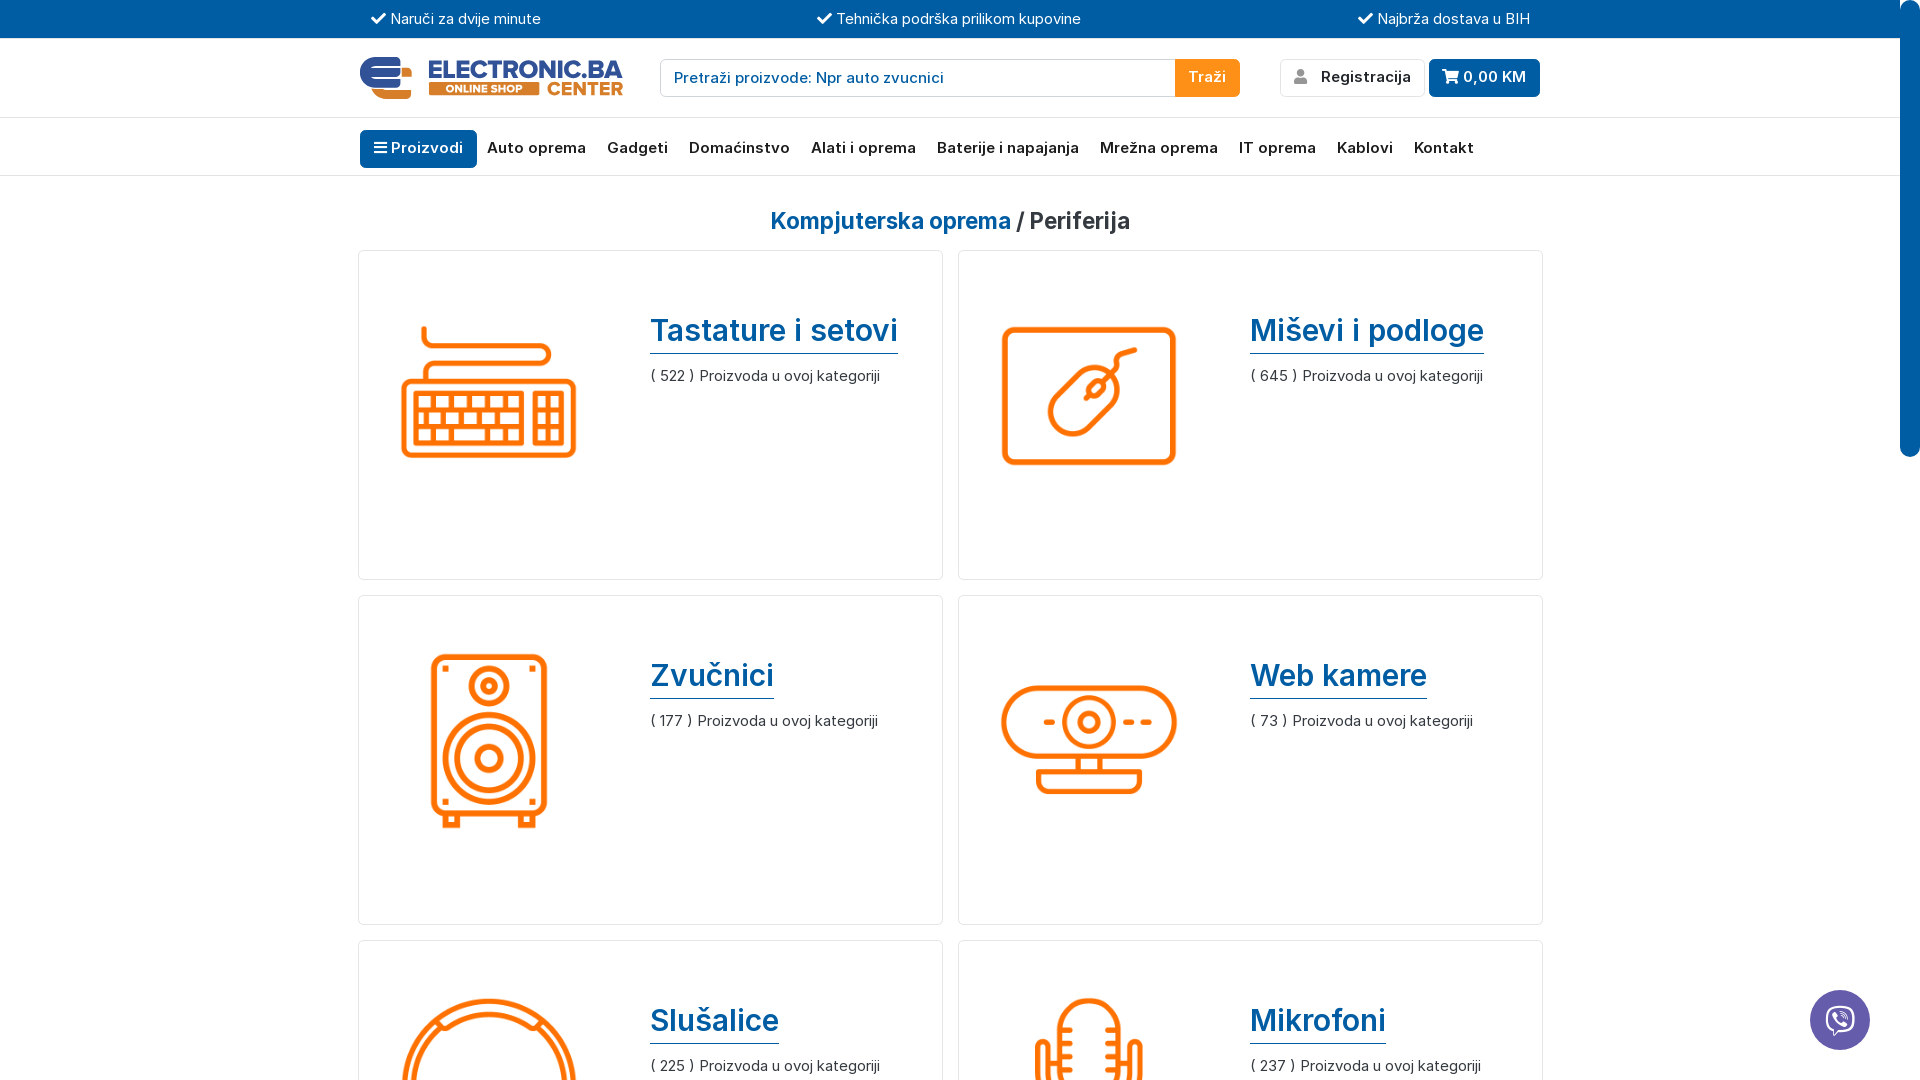 The image size is (1920, 1080). I want to click on 'Kontakt', so click(1402, 148).